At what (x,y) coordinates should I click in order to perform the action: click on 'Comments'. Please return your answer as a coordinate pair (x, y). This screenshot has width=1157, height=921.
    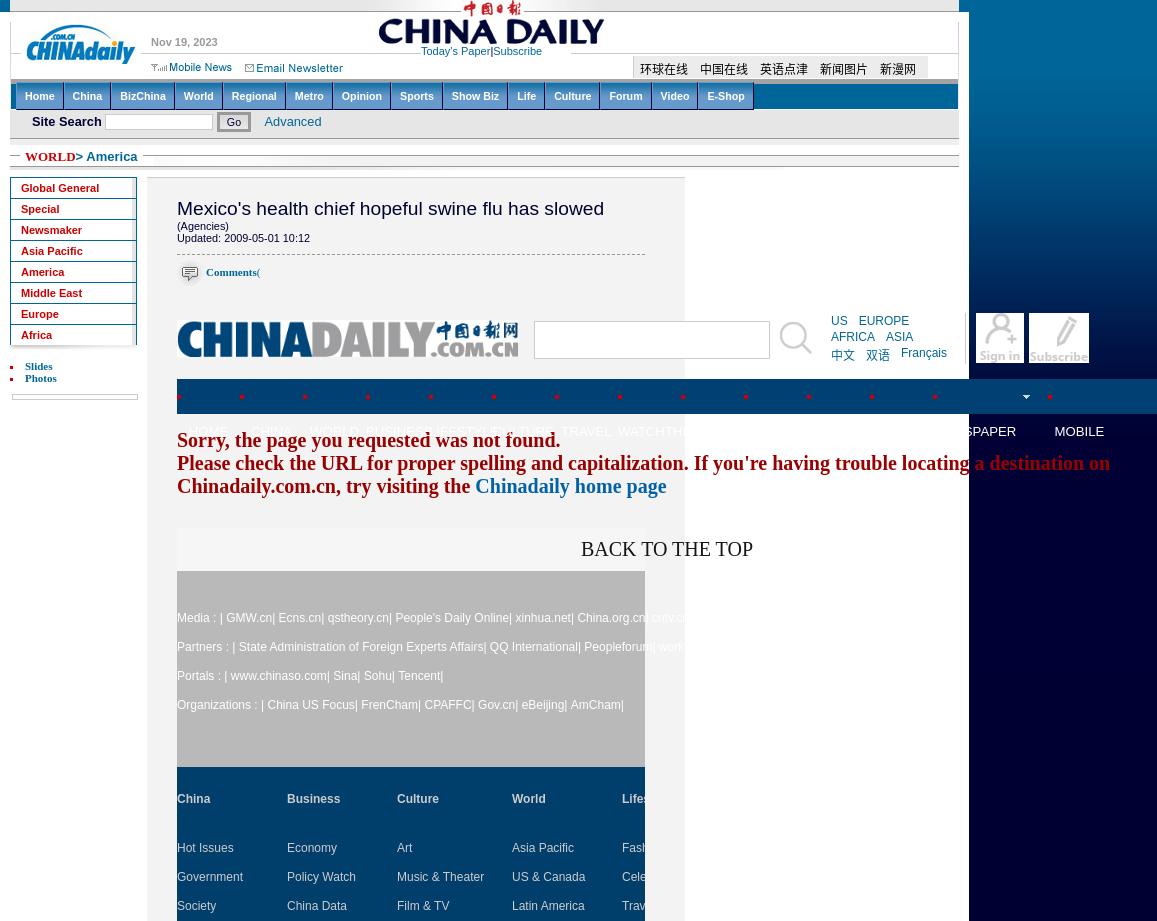
    Looking at the image, I should click on (231, 269).